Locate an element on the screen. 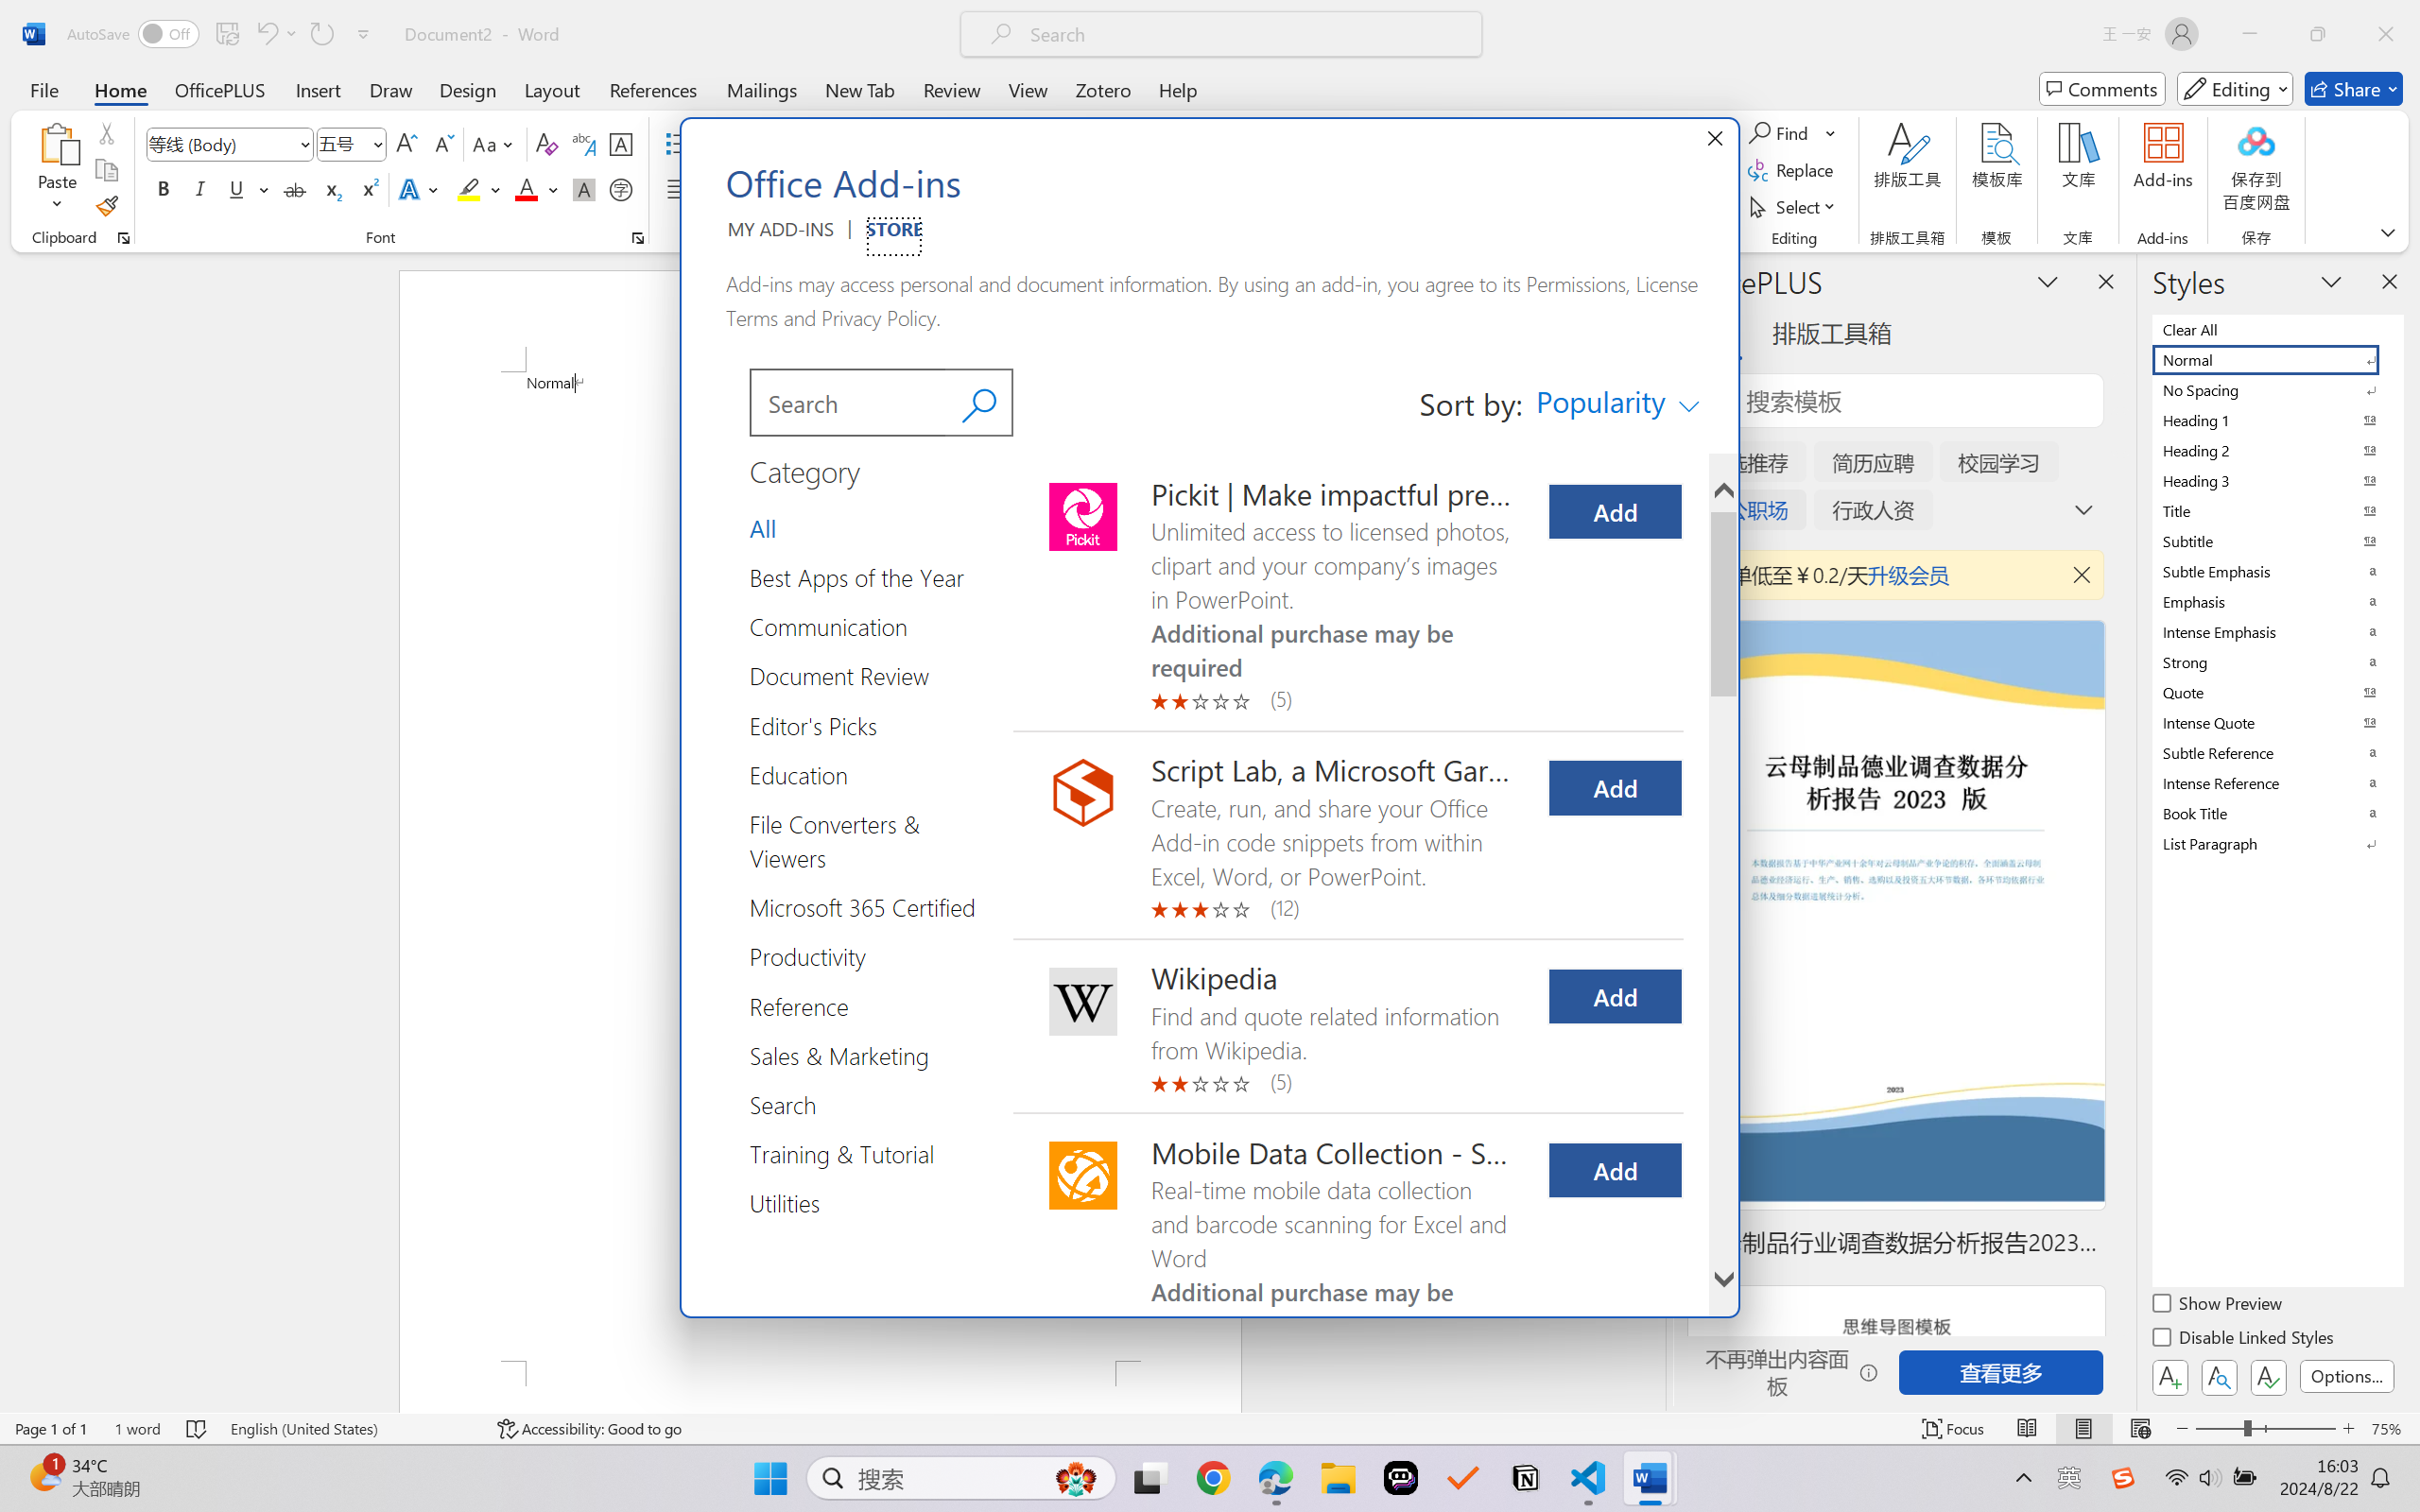  'Insert' is located at coordinates (317, 88).